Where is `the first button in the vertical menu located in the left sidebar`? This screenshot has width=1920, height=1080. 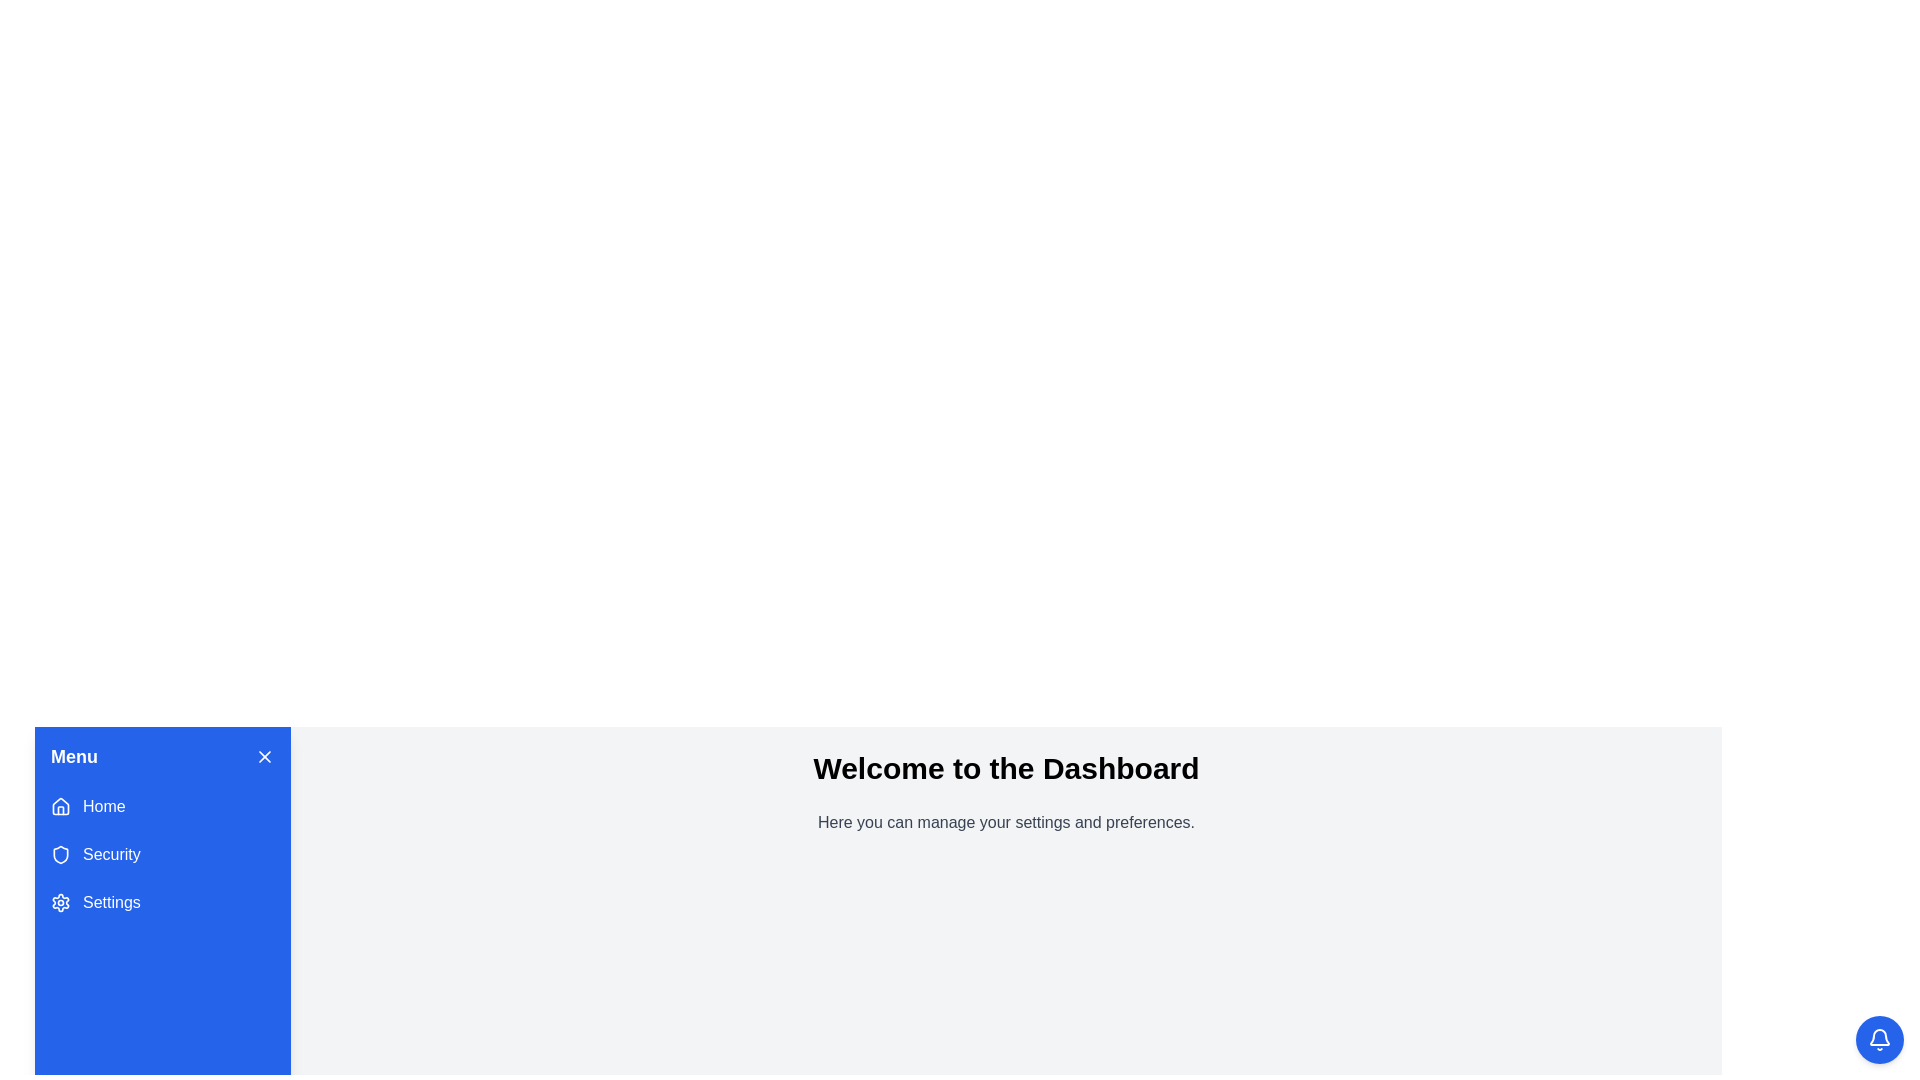
the first button in the vertical menu located in the left sidebar is located at coordinates (163, 805).